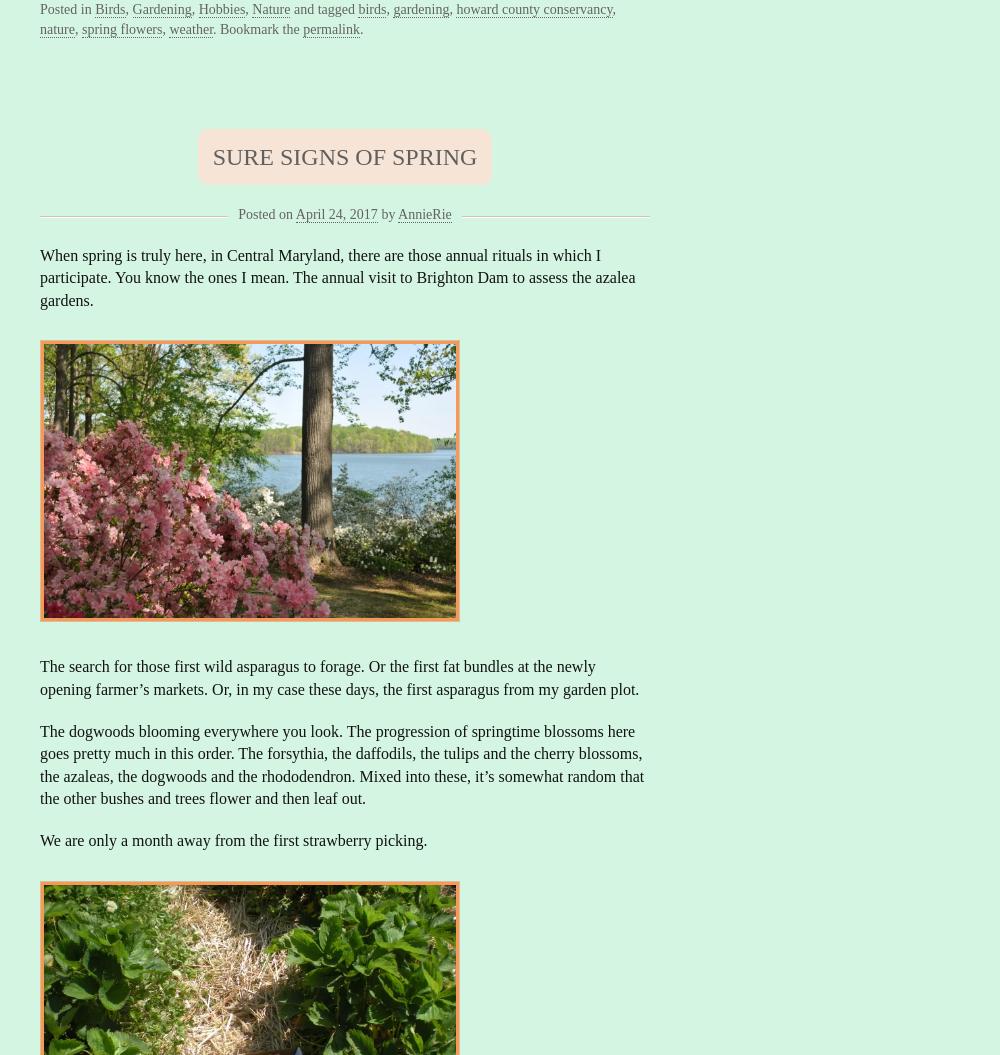 Image resolution: width=1000 pixels, height=1055 pixels. I want to click on '. Bookmark the', so click(212, 28).